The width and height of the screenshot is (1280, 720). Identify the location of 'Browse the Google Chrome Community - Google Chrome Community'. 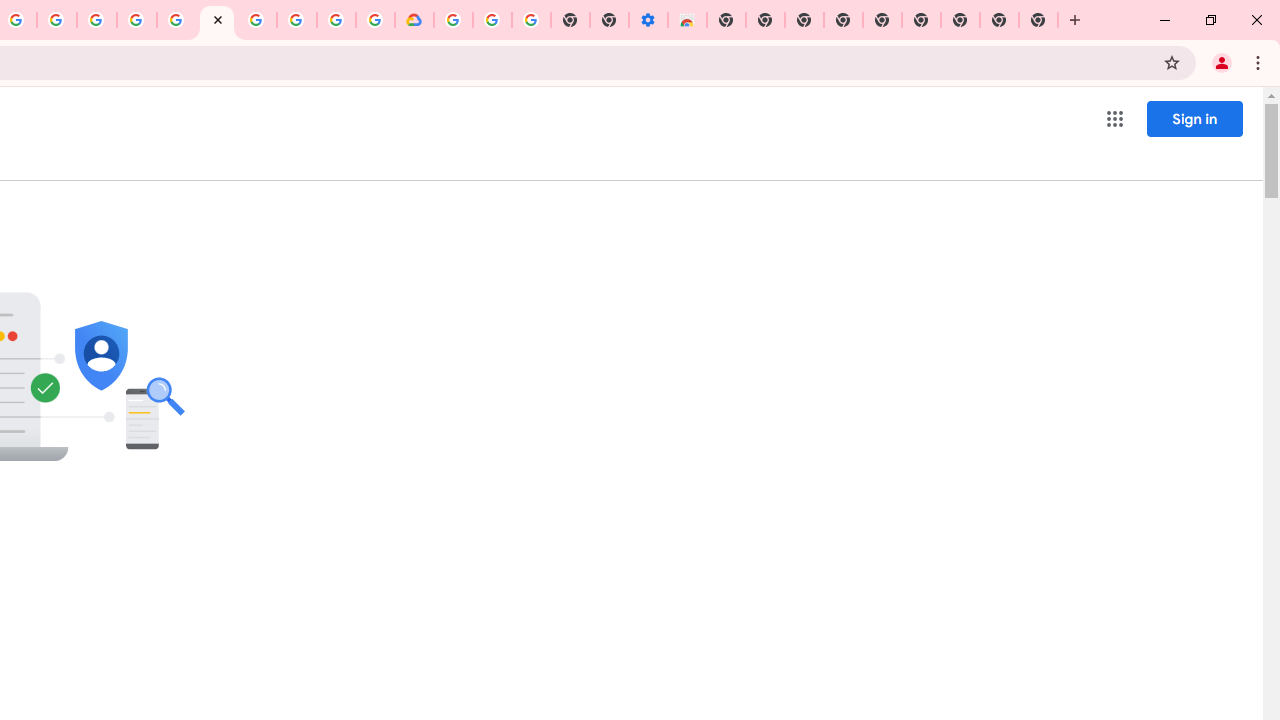
(375, 20).